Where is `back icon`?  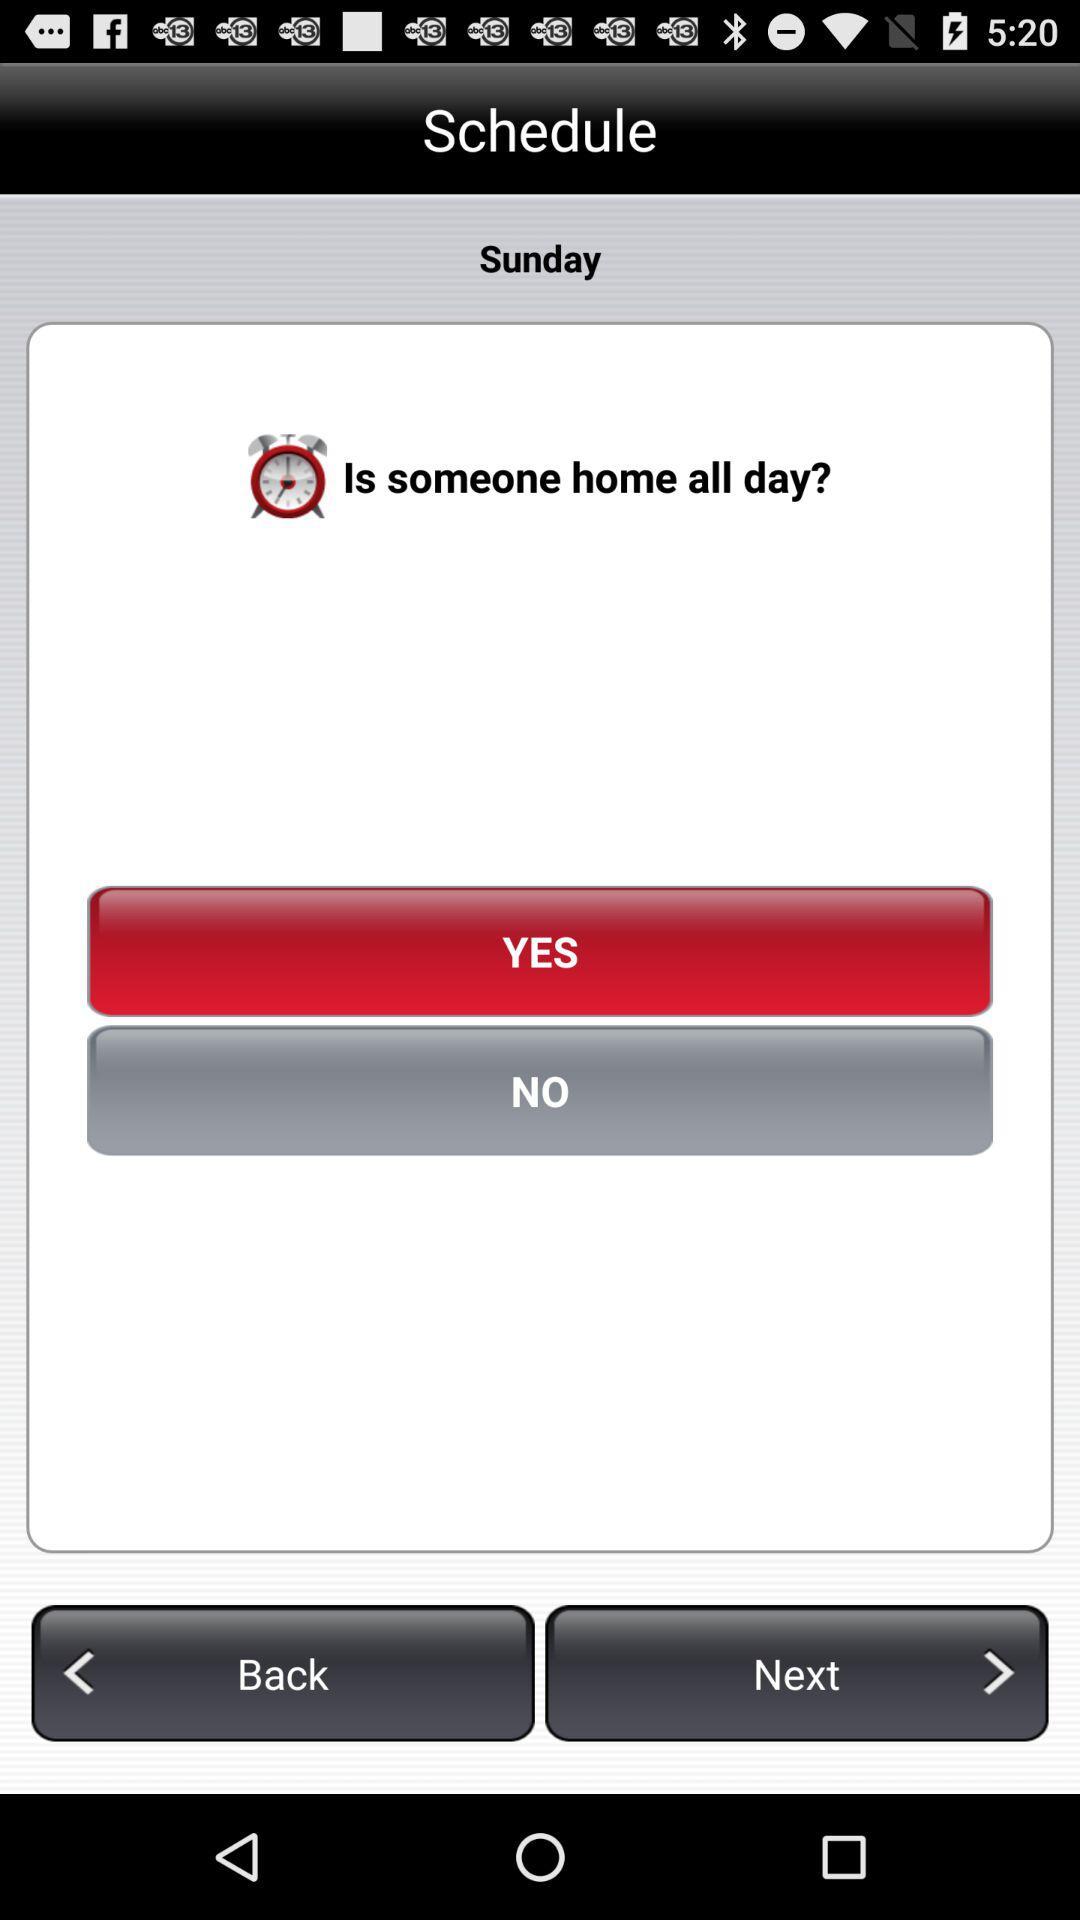 back icon is located at coordinates (283, 1673).